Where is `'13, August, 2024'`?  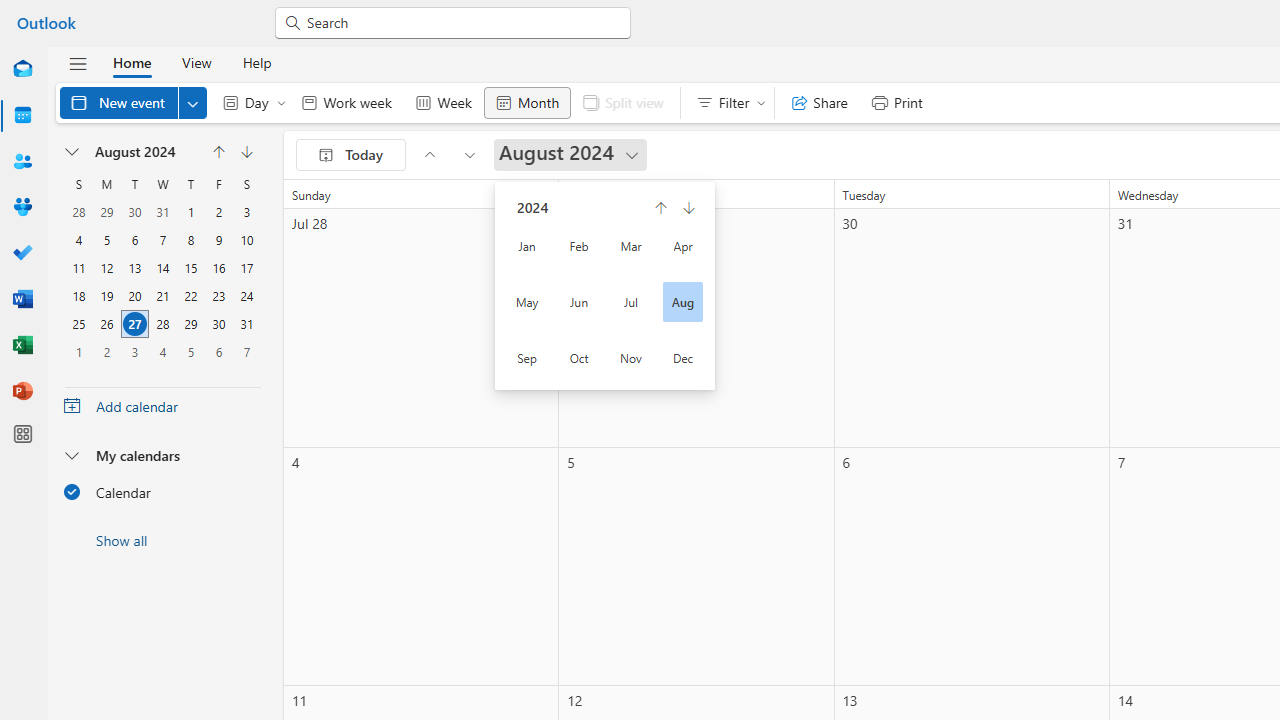 '13, August, 2024' is located at coordinates (134, 267).